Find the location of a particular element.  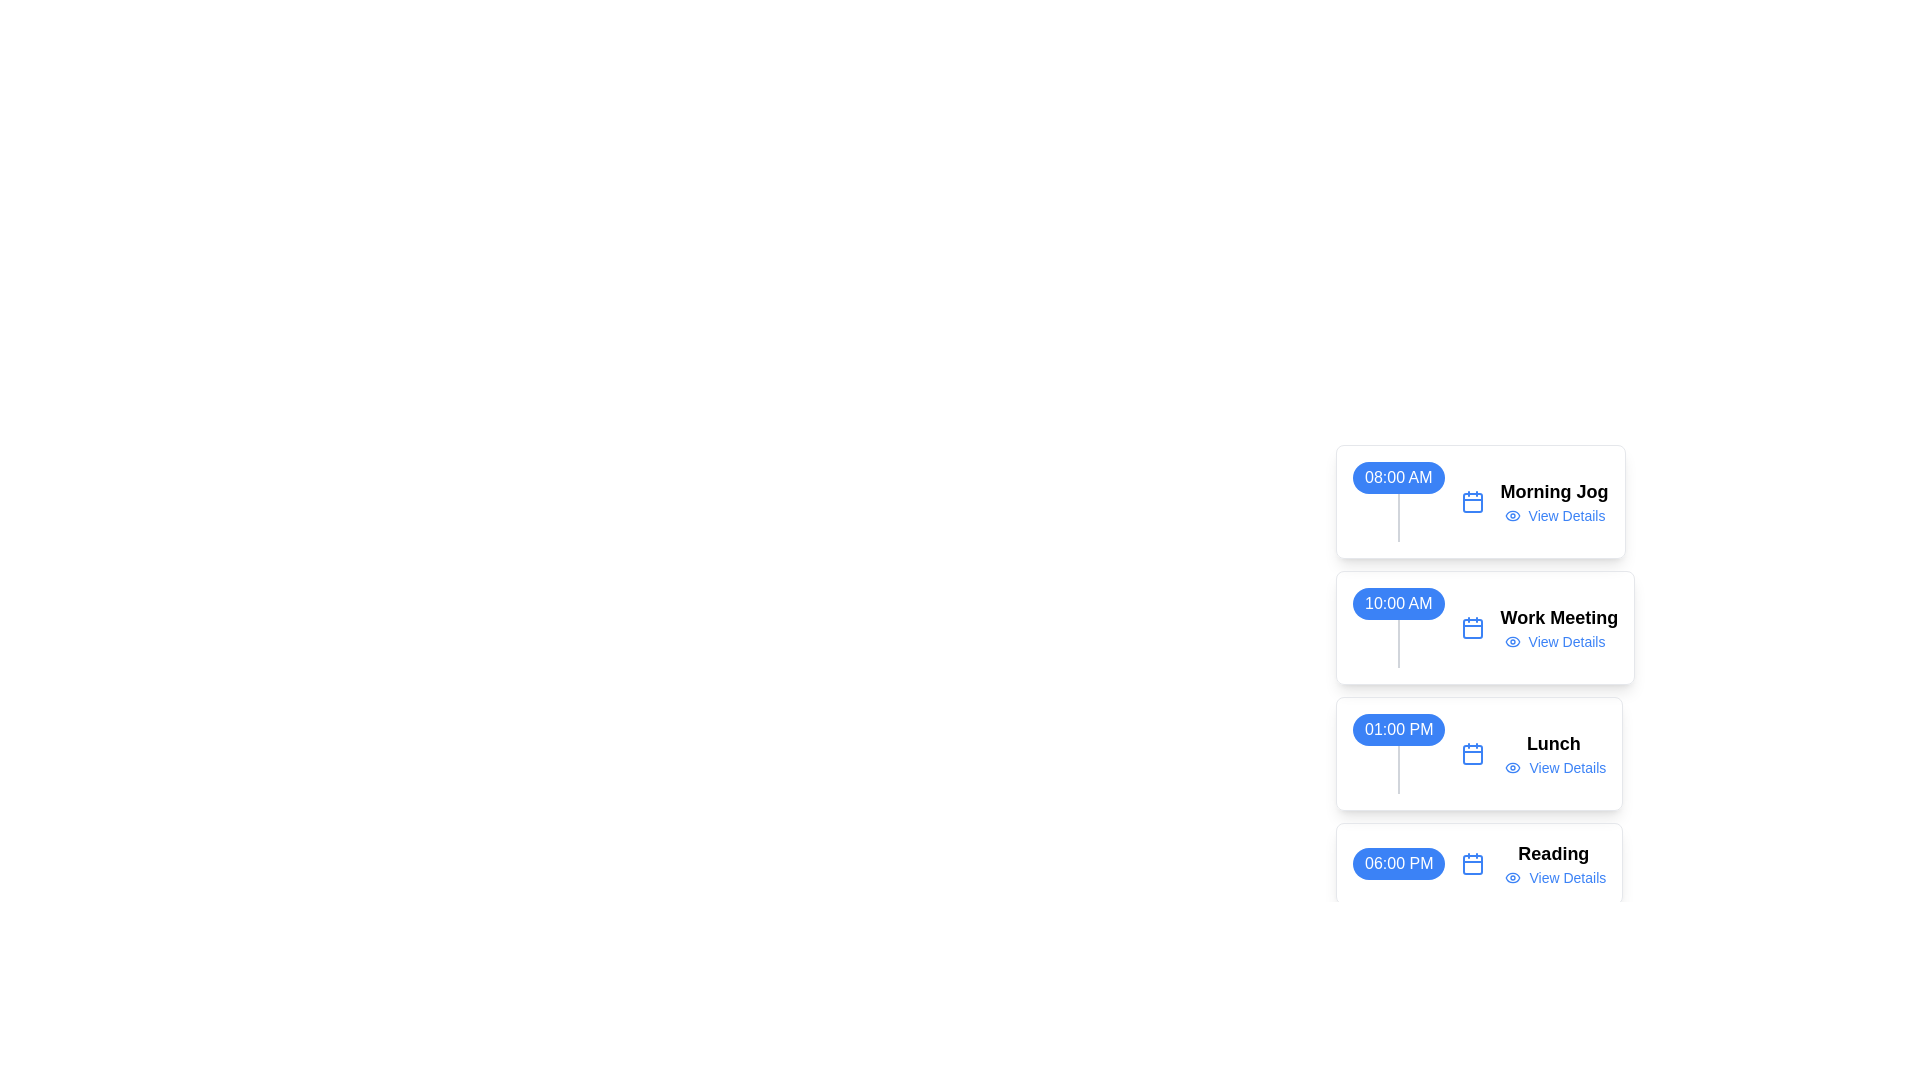

the information displayed by the second Time Label on the right side of the vertical timeline, positioned between '08:00 AM' and '01:00 PM' is located at coordinates (1397, 603).